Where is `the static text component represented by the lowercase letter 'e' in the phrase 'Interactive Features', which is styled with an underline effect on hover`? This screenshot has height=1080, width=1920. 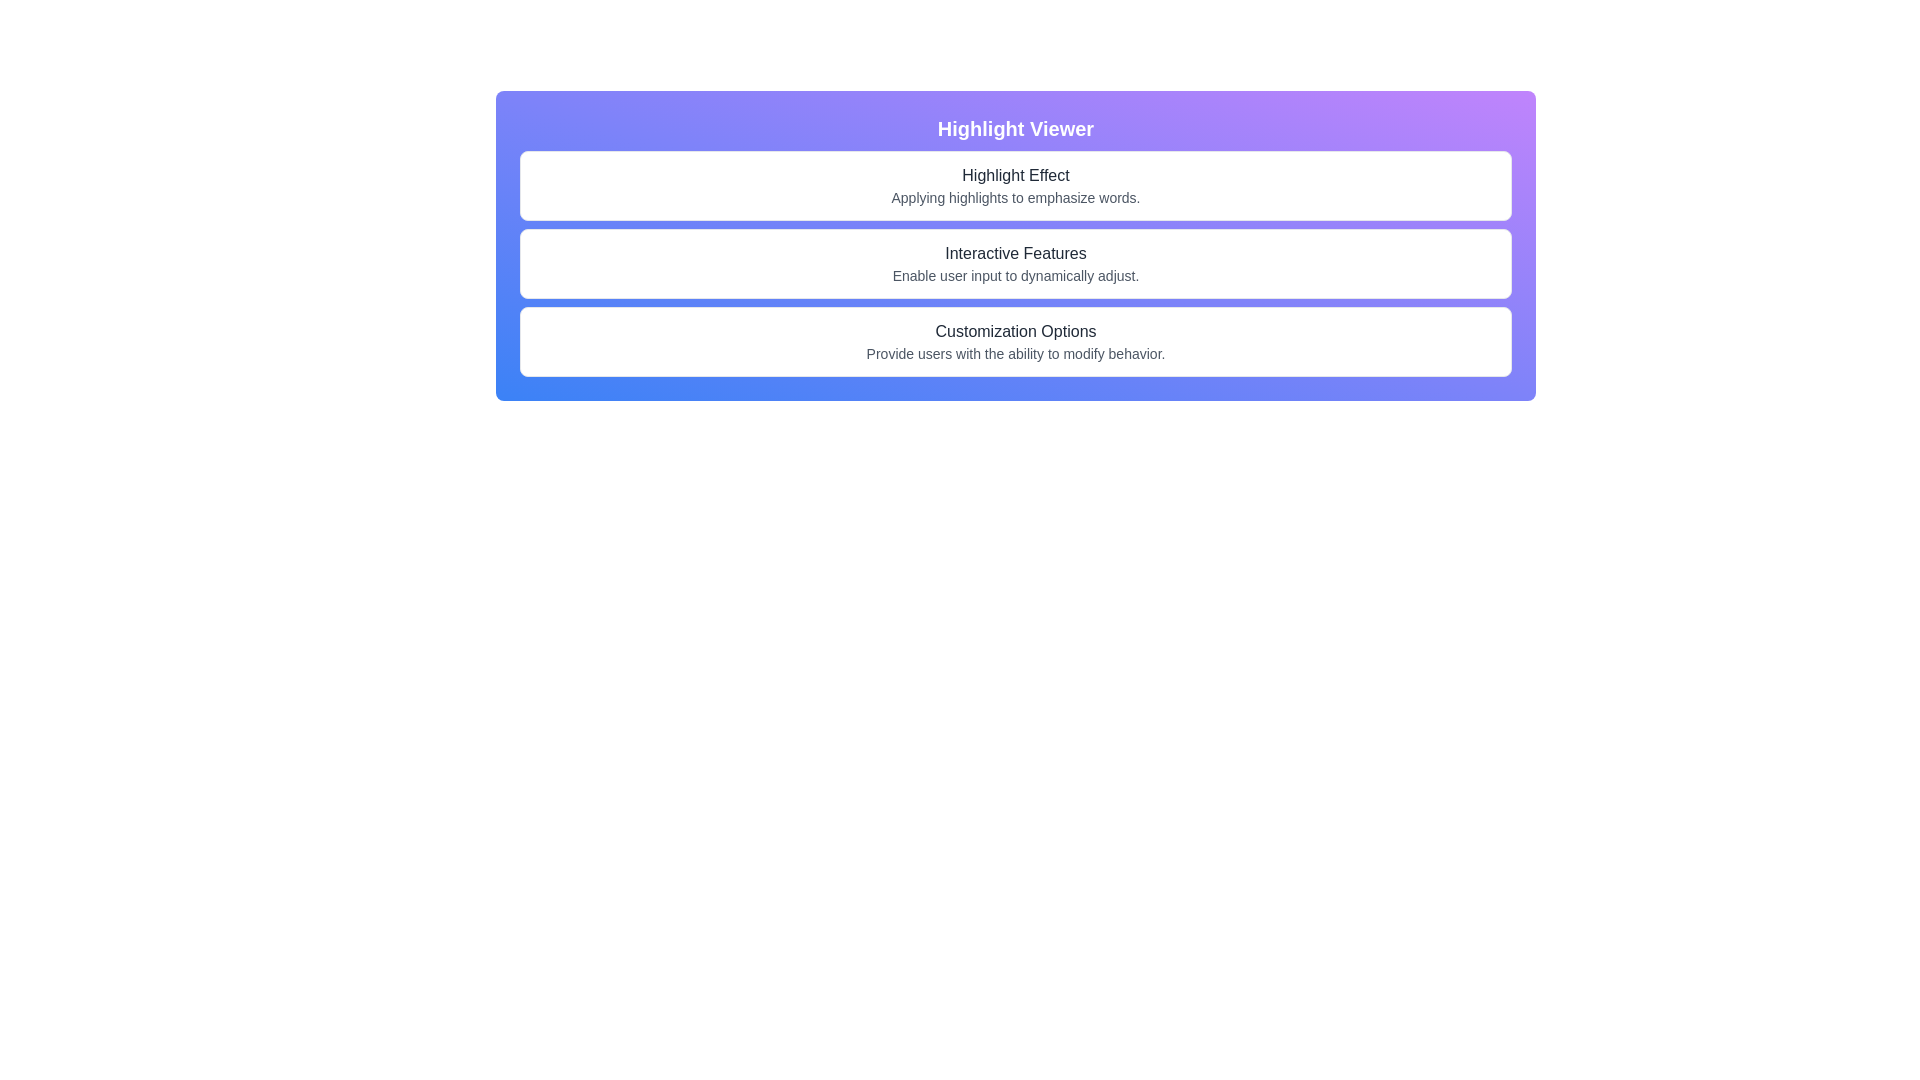
the static text component represented by the lowercase letter 'e' in the phrase 'Interactive Features', which is styled with an underline effect on hover is located at coordinates (1073, 252).